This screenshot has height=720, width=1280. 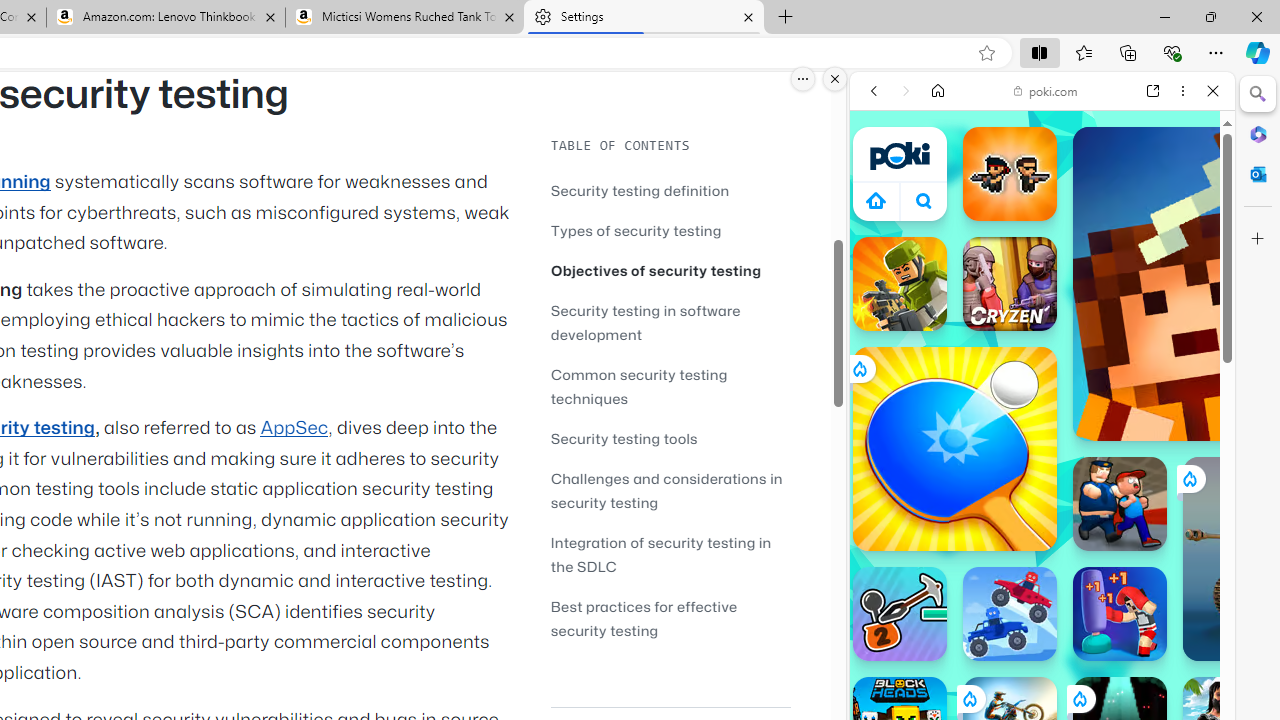 What do you see at coordinates (1120, 502) in the screenshot?
I see `'Escape From School Escape From School'` at bounding box center [1120, 502].